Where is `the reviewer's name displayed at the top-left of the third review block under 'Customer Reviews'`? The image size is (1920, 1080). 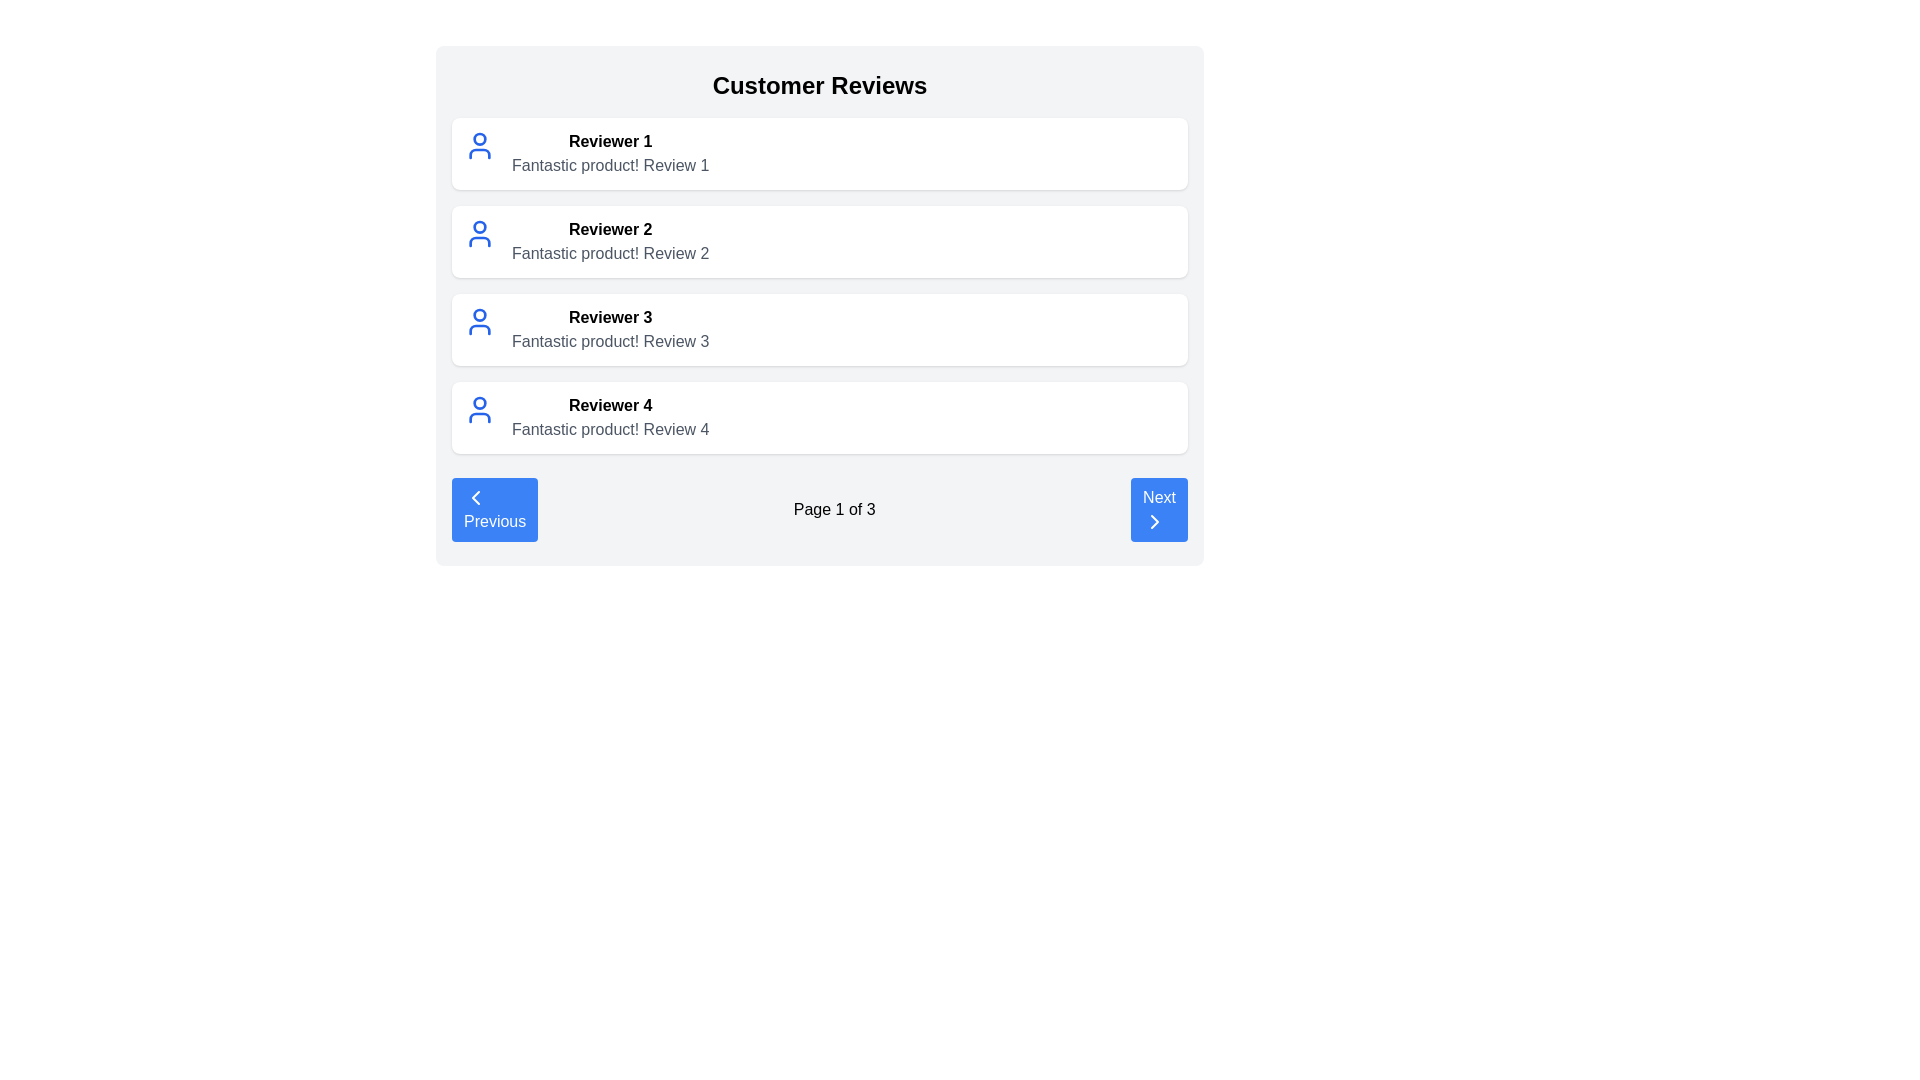
the reviewer's name displayed at the top-left of the third review block under 'Customer Reviews' is located at coordinates (609, 316).